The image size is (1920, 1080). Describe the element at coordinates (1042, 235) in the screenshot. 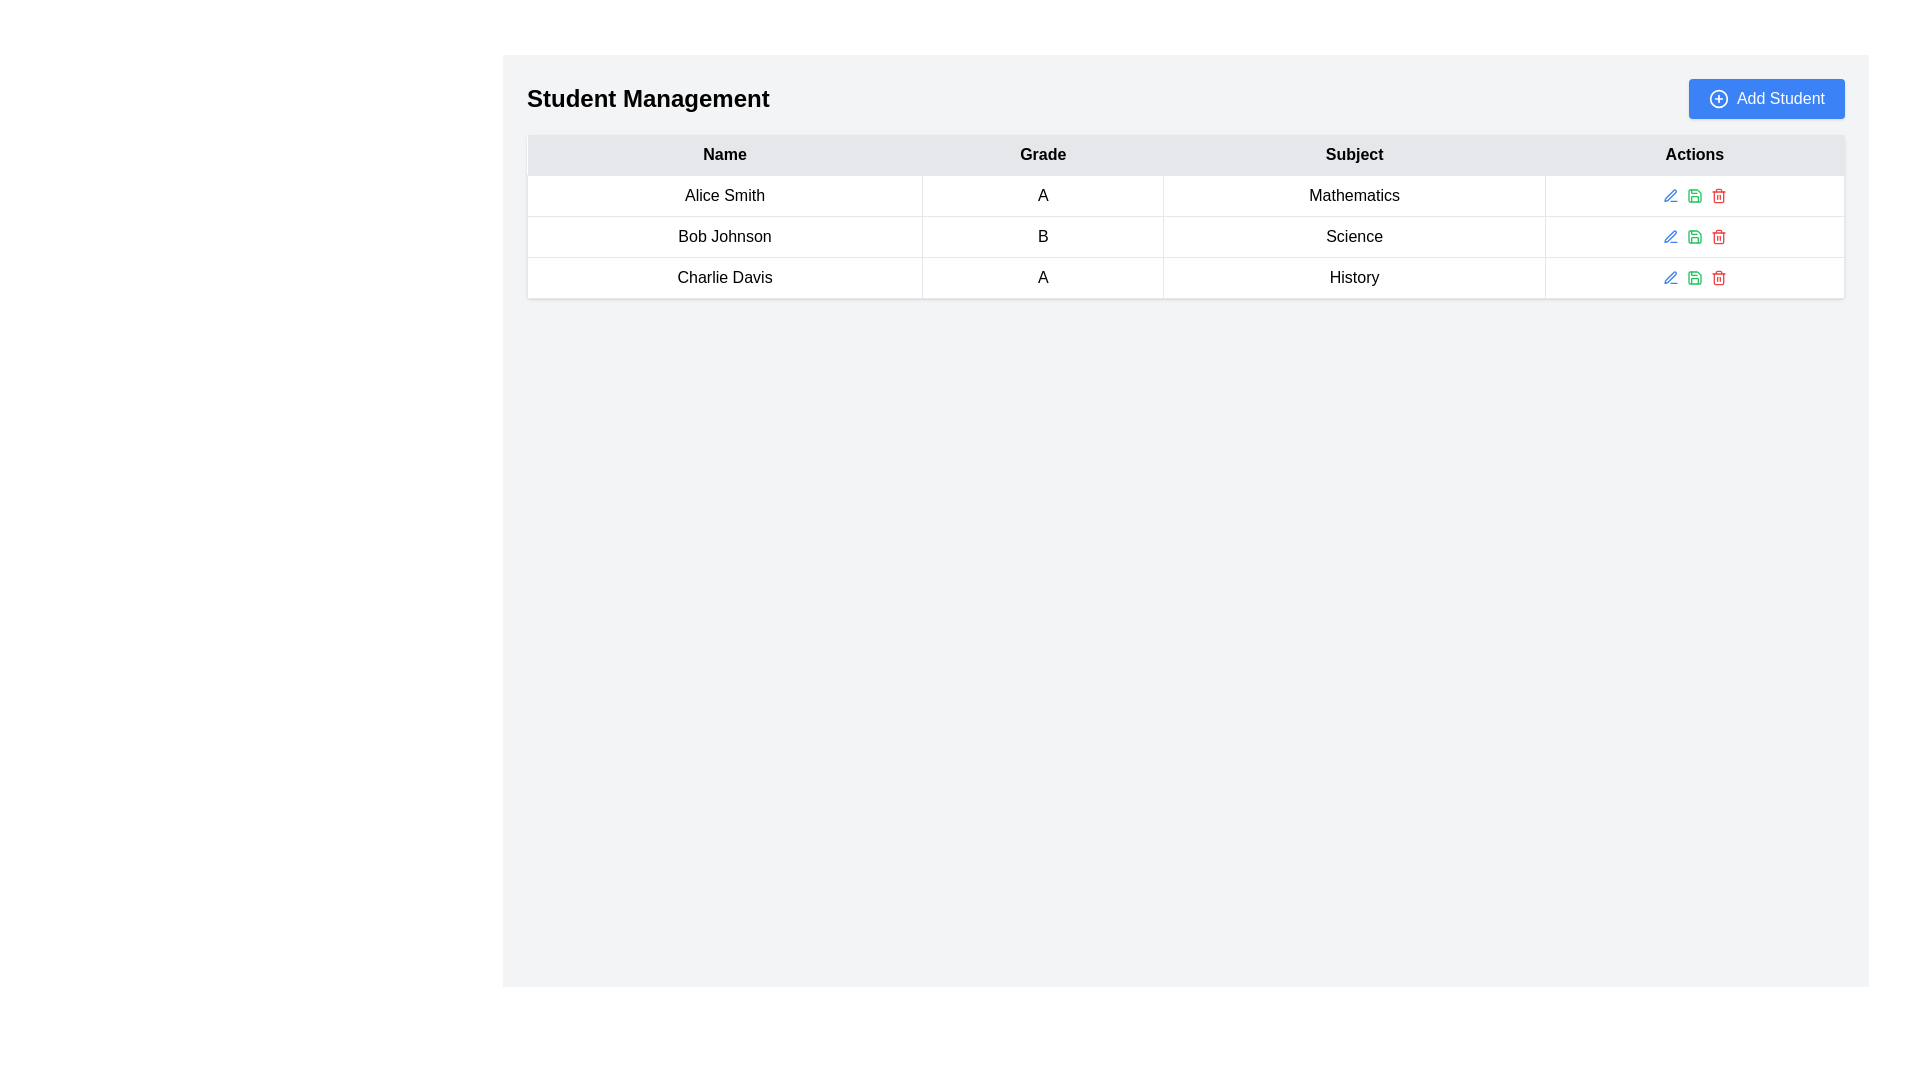

I see `the text element displaying the letter 'B' in the 'Grade' column of the table, located in the second row between 'Bob Johnson' and 'Science'` at that location.